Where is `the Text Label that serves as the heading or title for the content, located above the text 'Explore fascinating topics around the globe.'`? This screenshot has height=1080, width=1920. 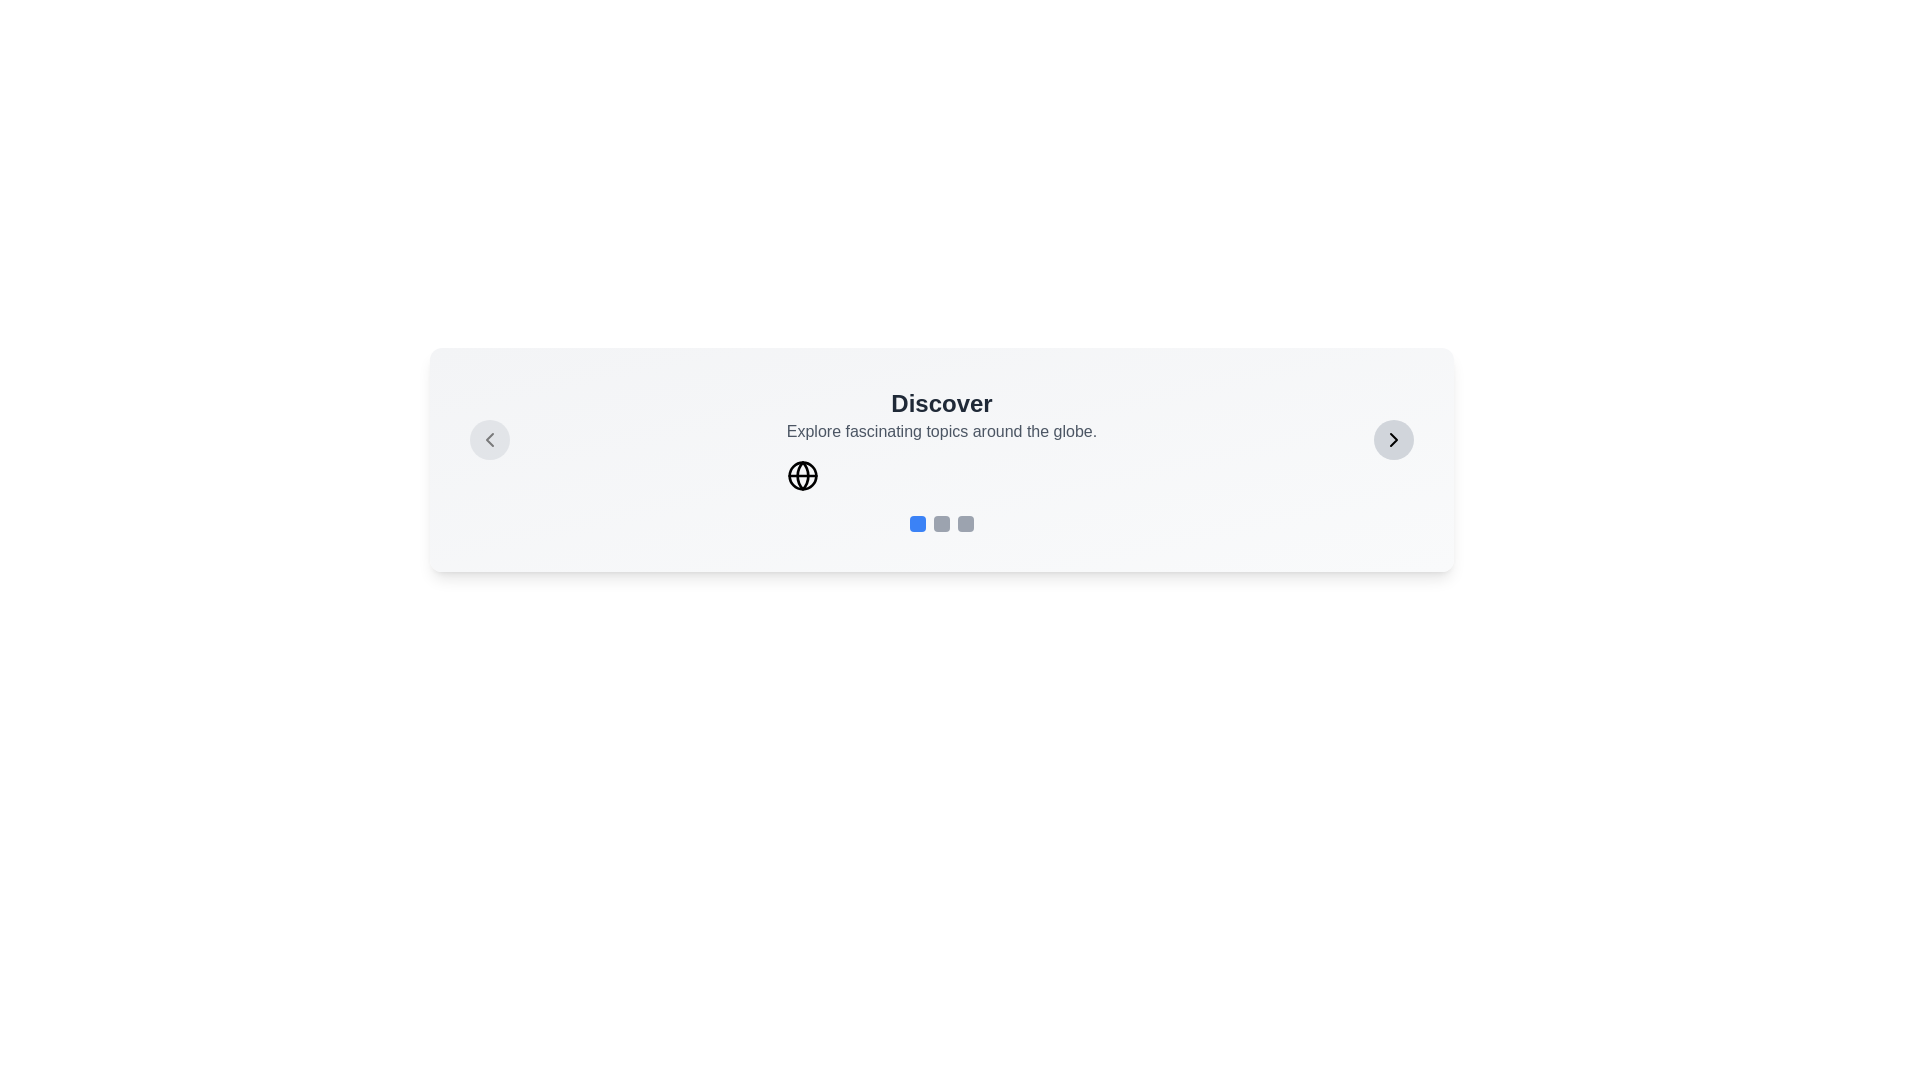 the Text Label that serves as the heading or title for the content, located above the text 'Explore fascinating topics around the globe.' is located at coordinates (940, 404).